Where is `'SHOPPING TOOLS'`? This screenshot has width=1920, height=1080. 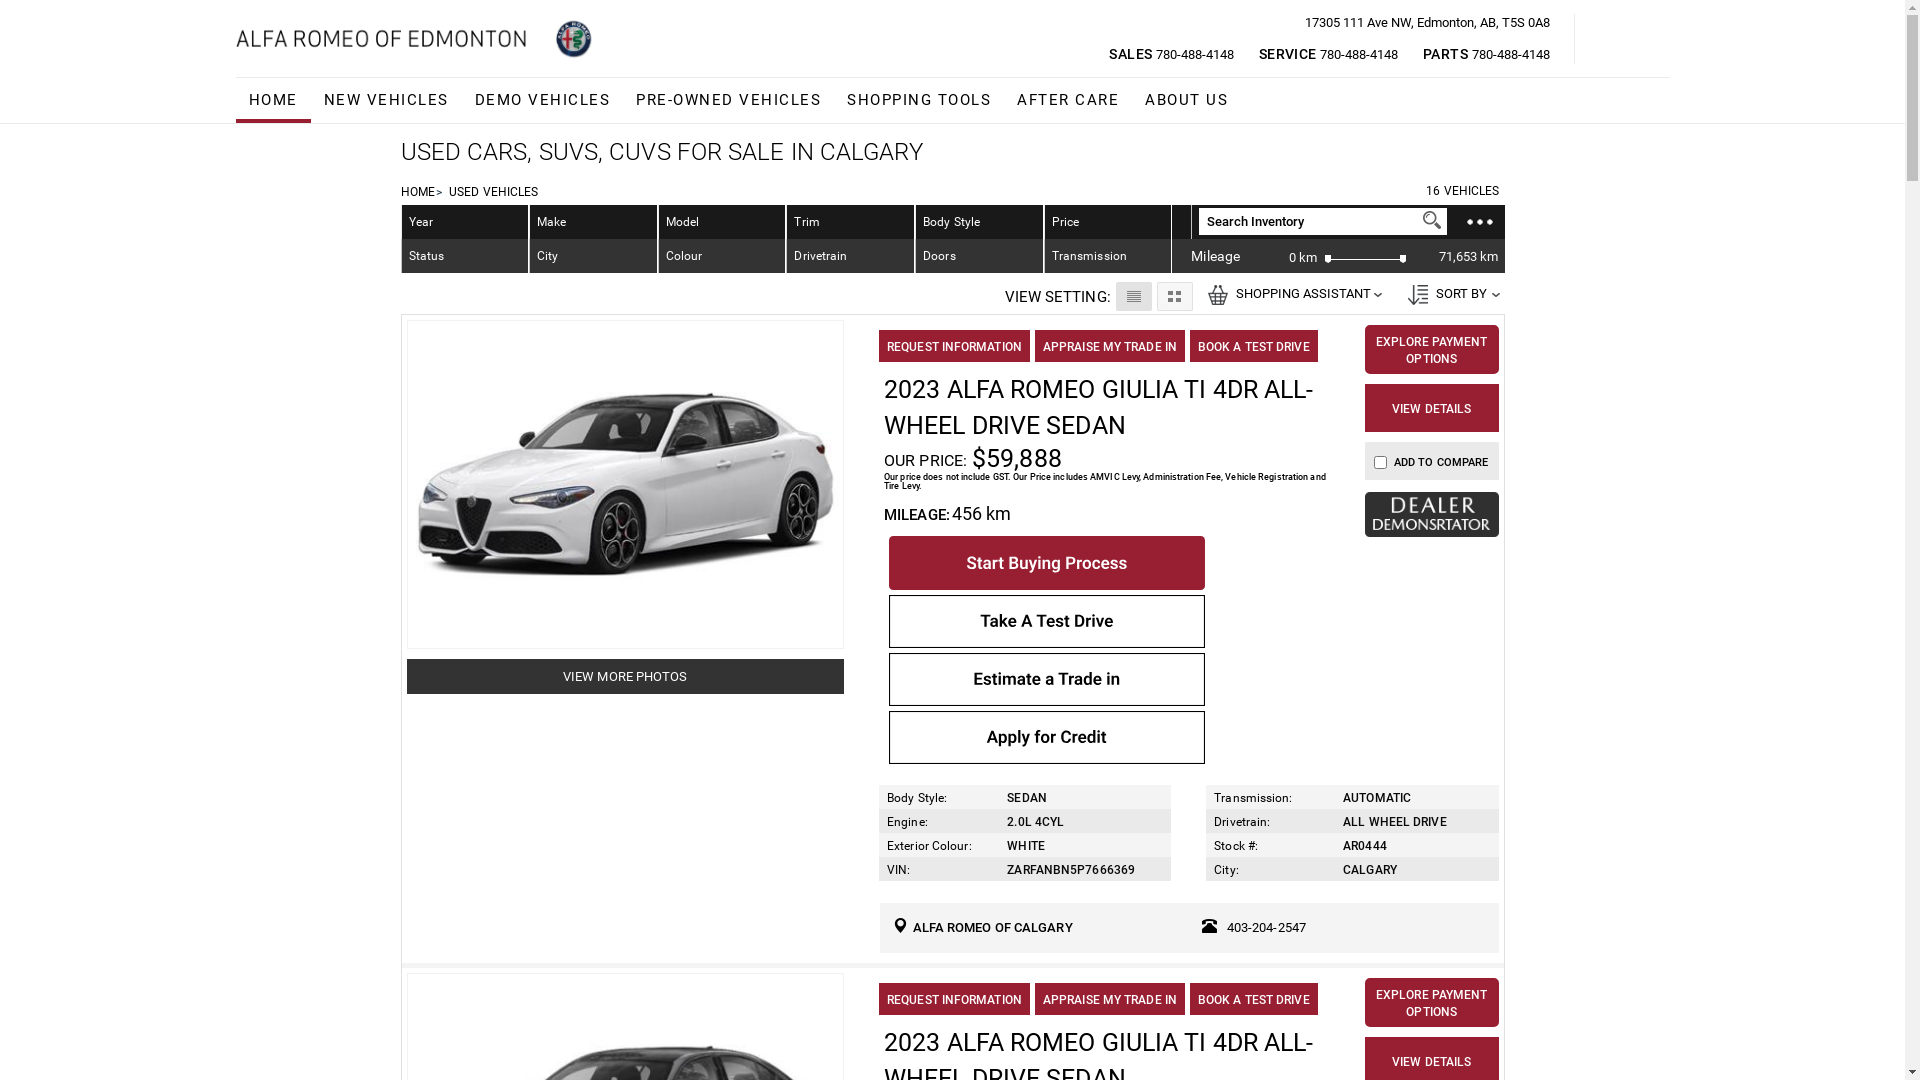
'SHOPPING TOOLS' is located at coordinates (917, 100).